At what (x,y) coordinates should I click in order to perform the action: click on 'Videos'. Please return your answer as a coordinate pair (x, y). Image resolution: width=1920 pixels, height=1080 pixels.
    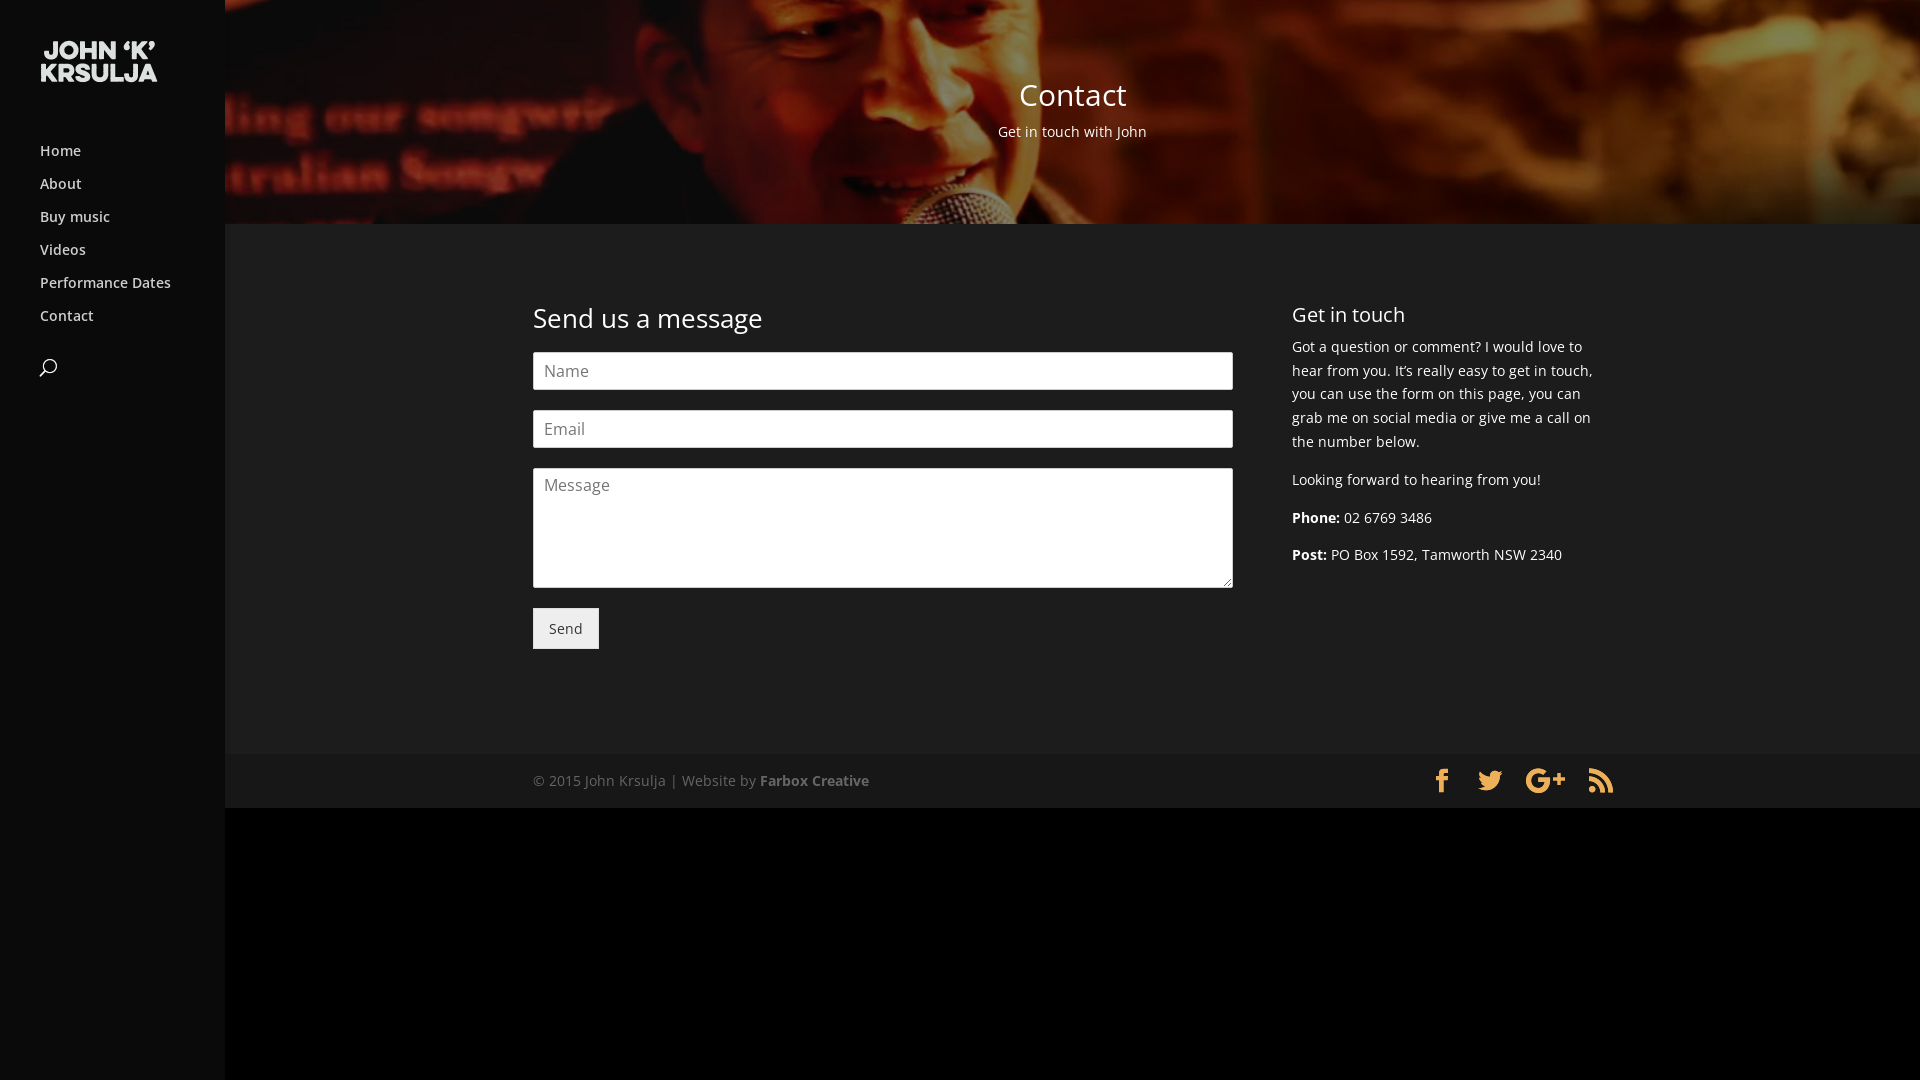
    Looking at the image, I should click on (39, 258).